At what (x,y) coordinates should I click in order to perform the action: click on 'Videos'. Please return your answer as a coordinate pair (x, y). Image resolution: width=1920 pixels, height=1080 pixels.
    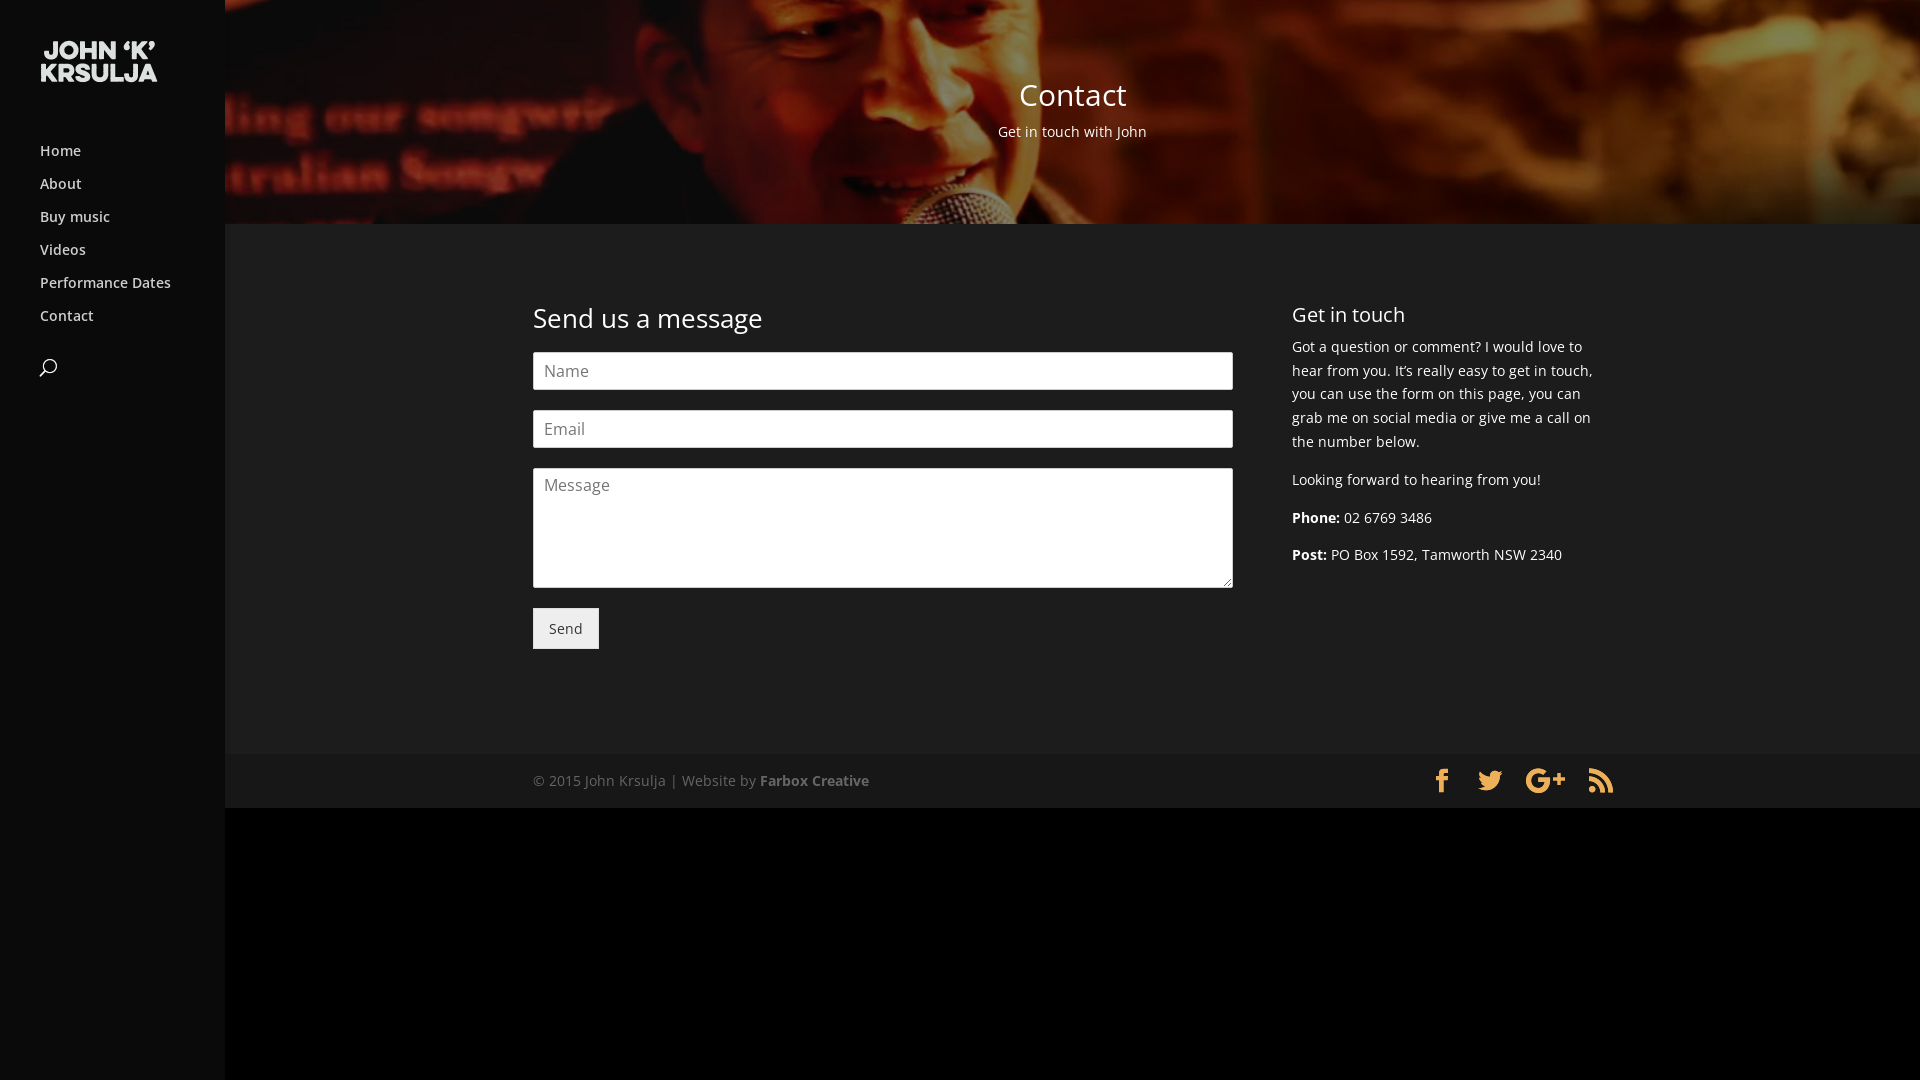
    Looking at the image, I should click on (39, 258).